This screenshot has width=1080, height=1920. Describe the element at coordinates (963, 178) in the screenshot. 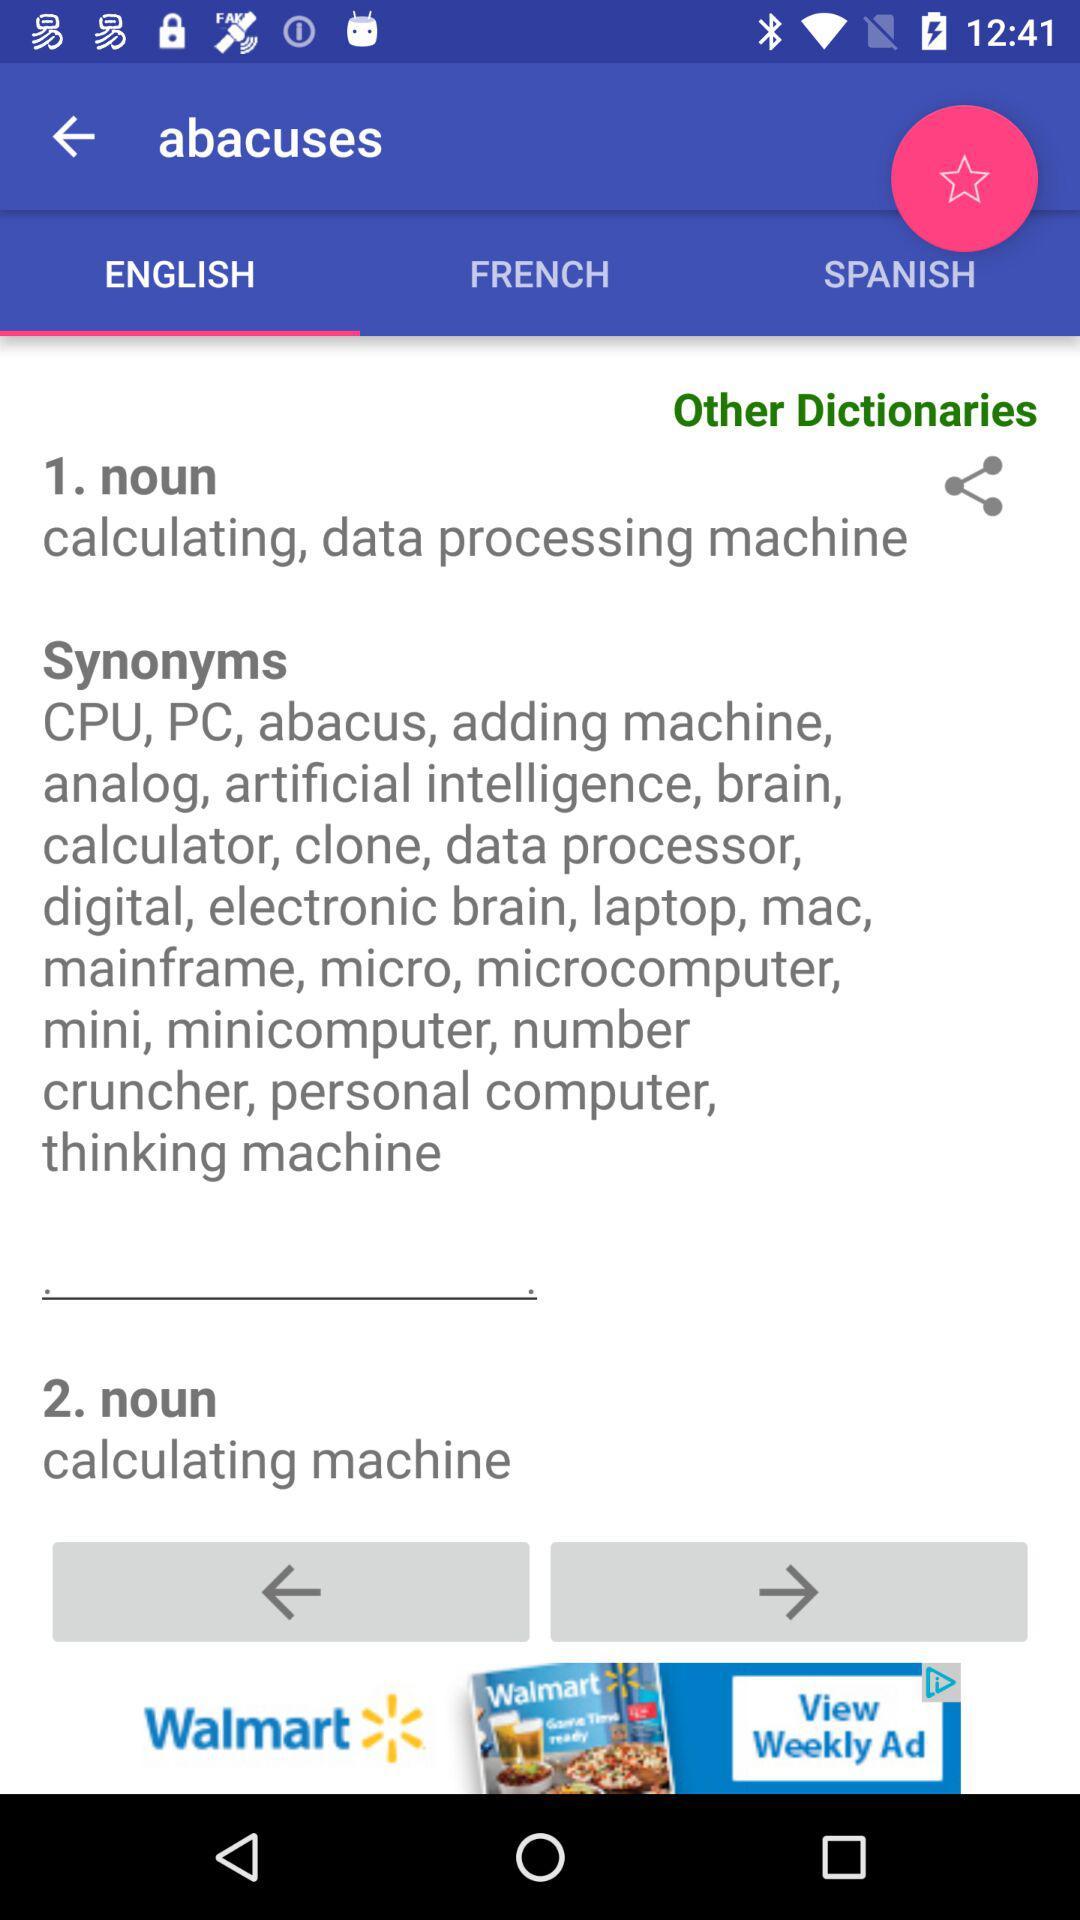

I see `the star icon` at that location.